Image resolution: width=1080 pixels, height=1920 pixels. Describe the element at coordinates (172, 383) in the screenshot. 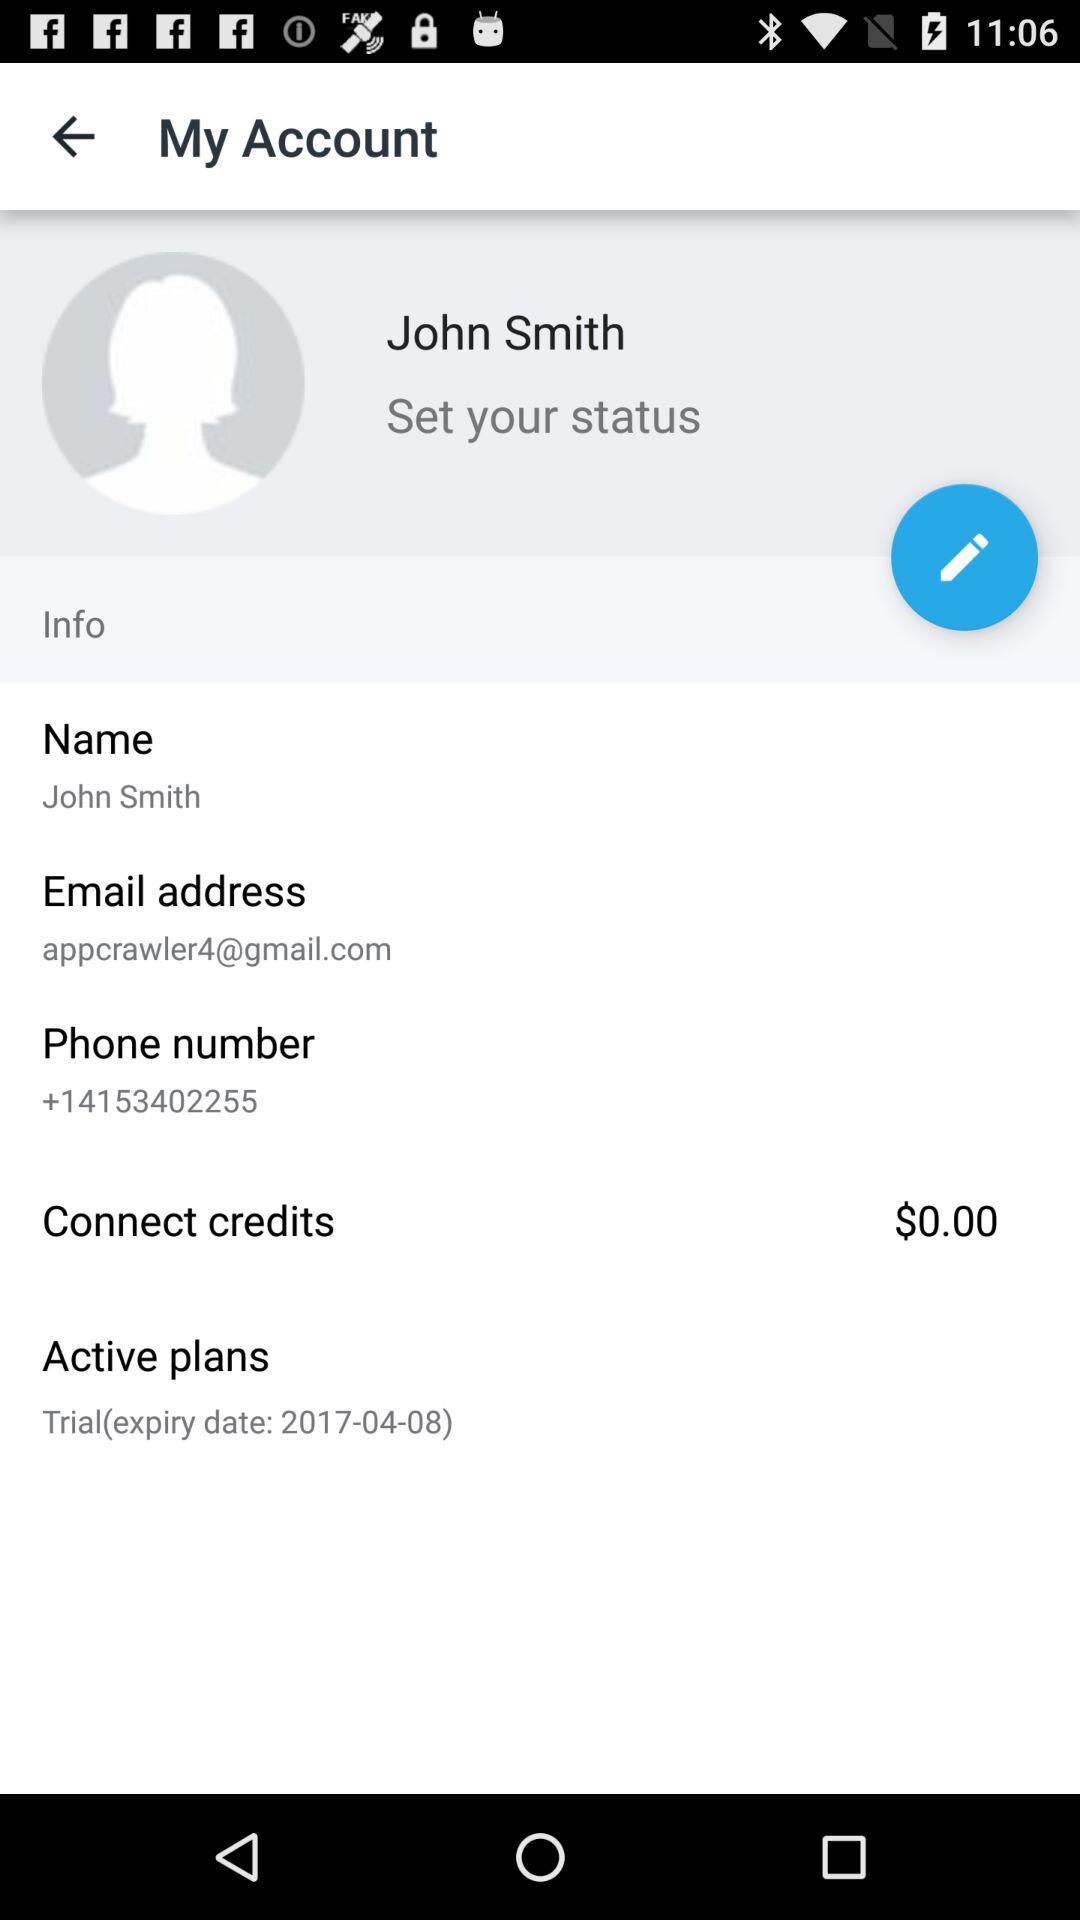

I see `the item to the left of john smith` at that location.